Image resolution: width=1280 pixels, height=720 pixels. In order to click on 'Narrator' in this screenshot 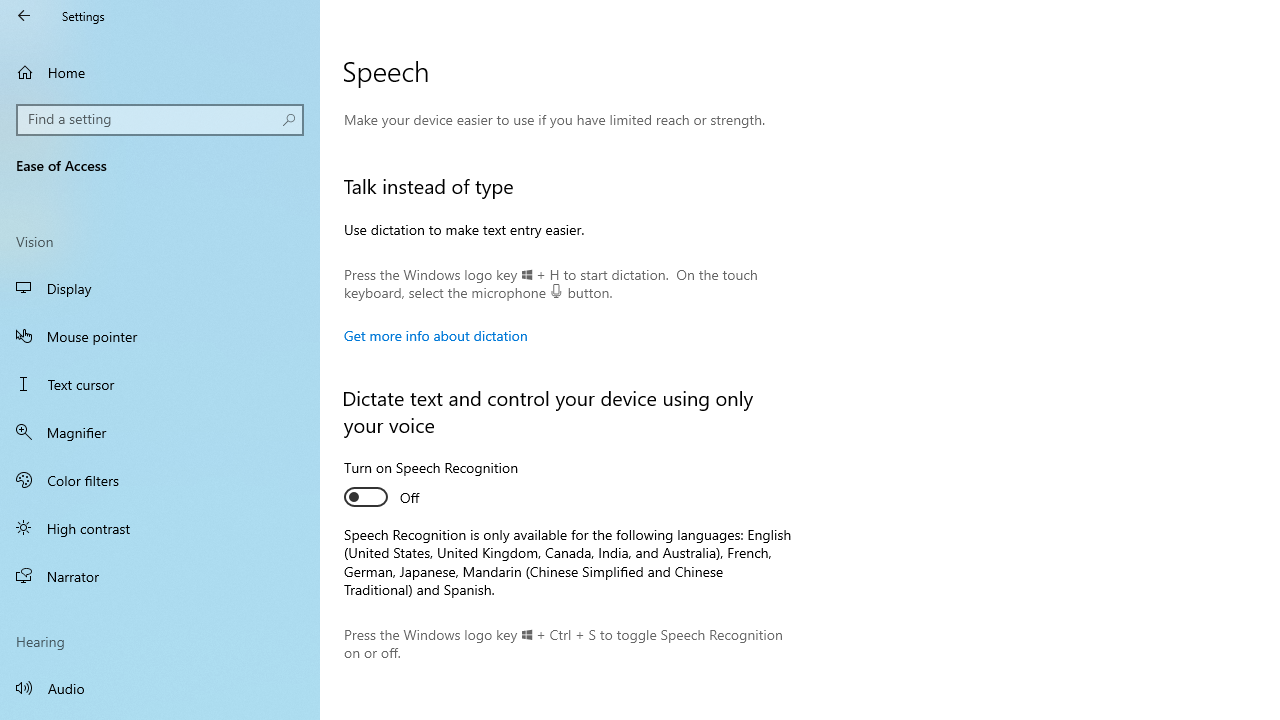, I will do `click(160, 576)`.